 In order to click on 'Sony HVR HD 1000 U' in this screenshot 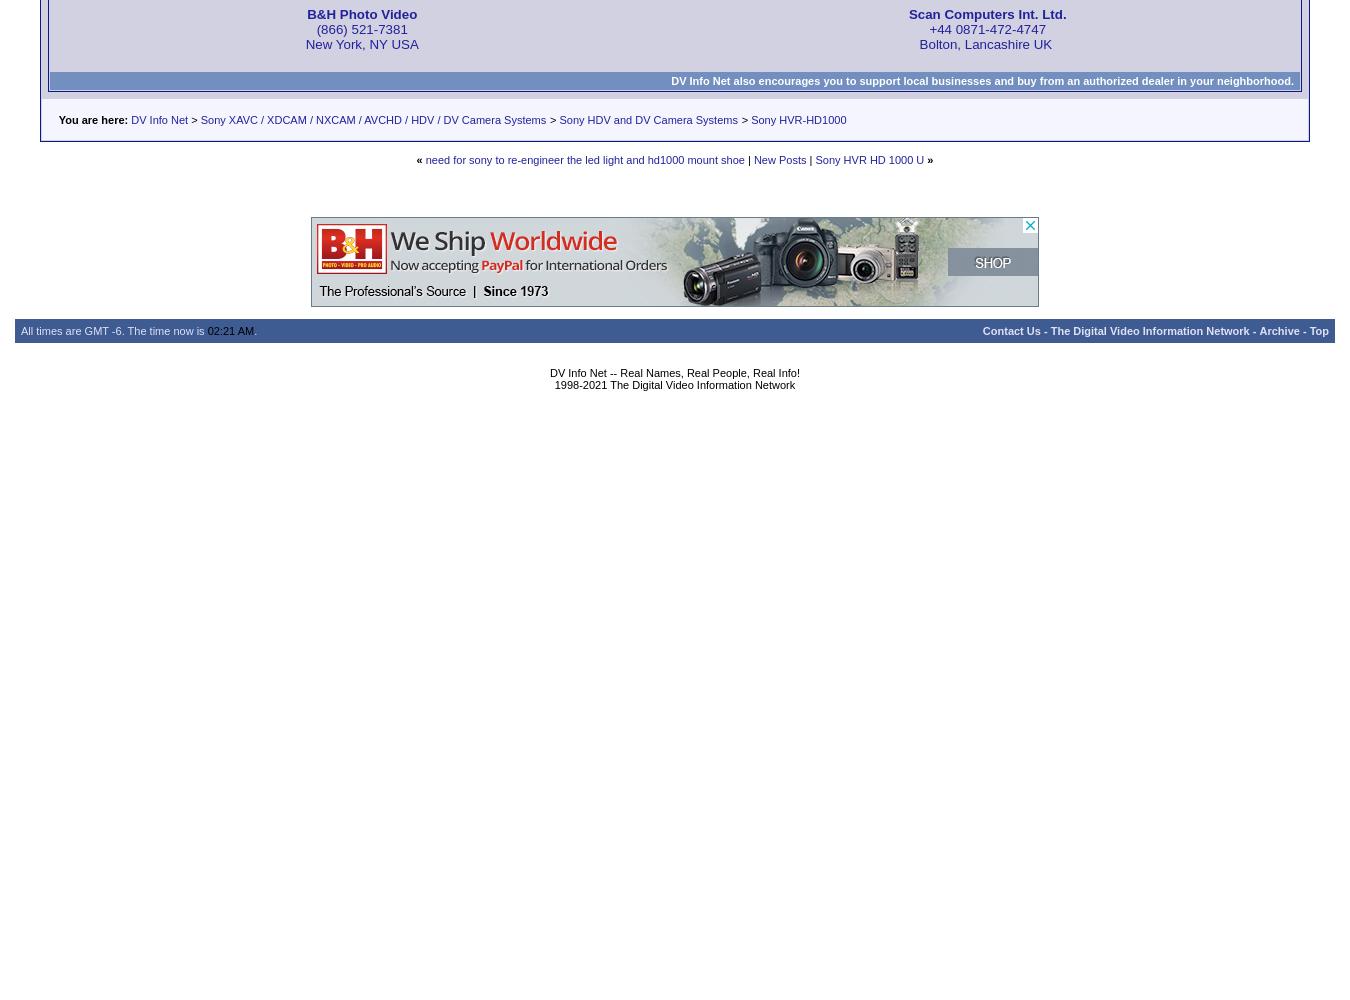, I will do `click(814, 160)`.